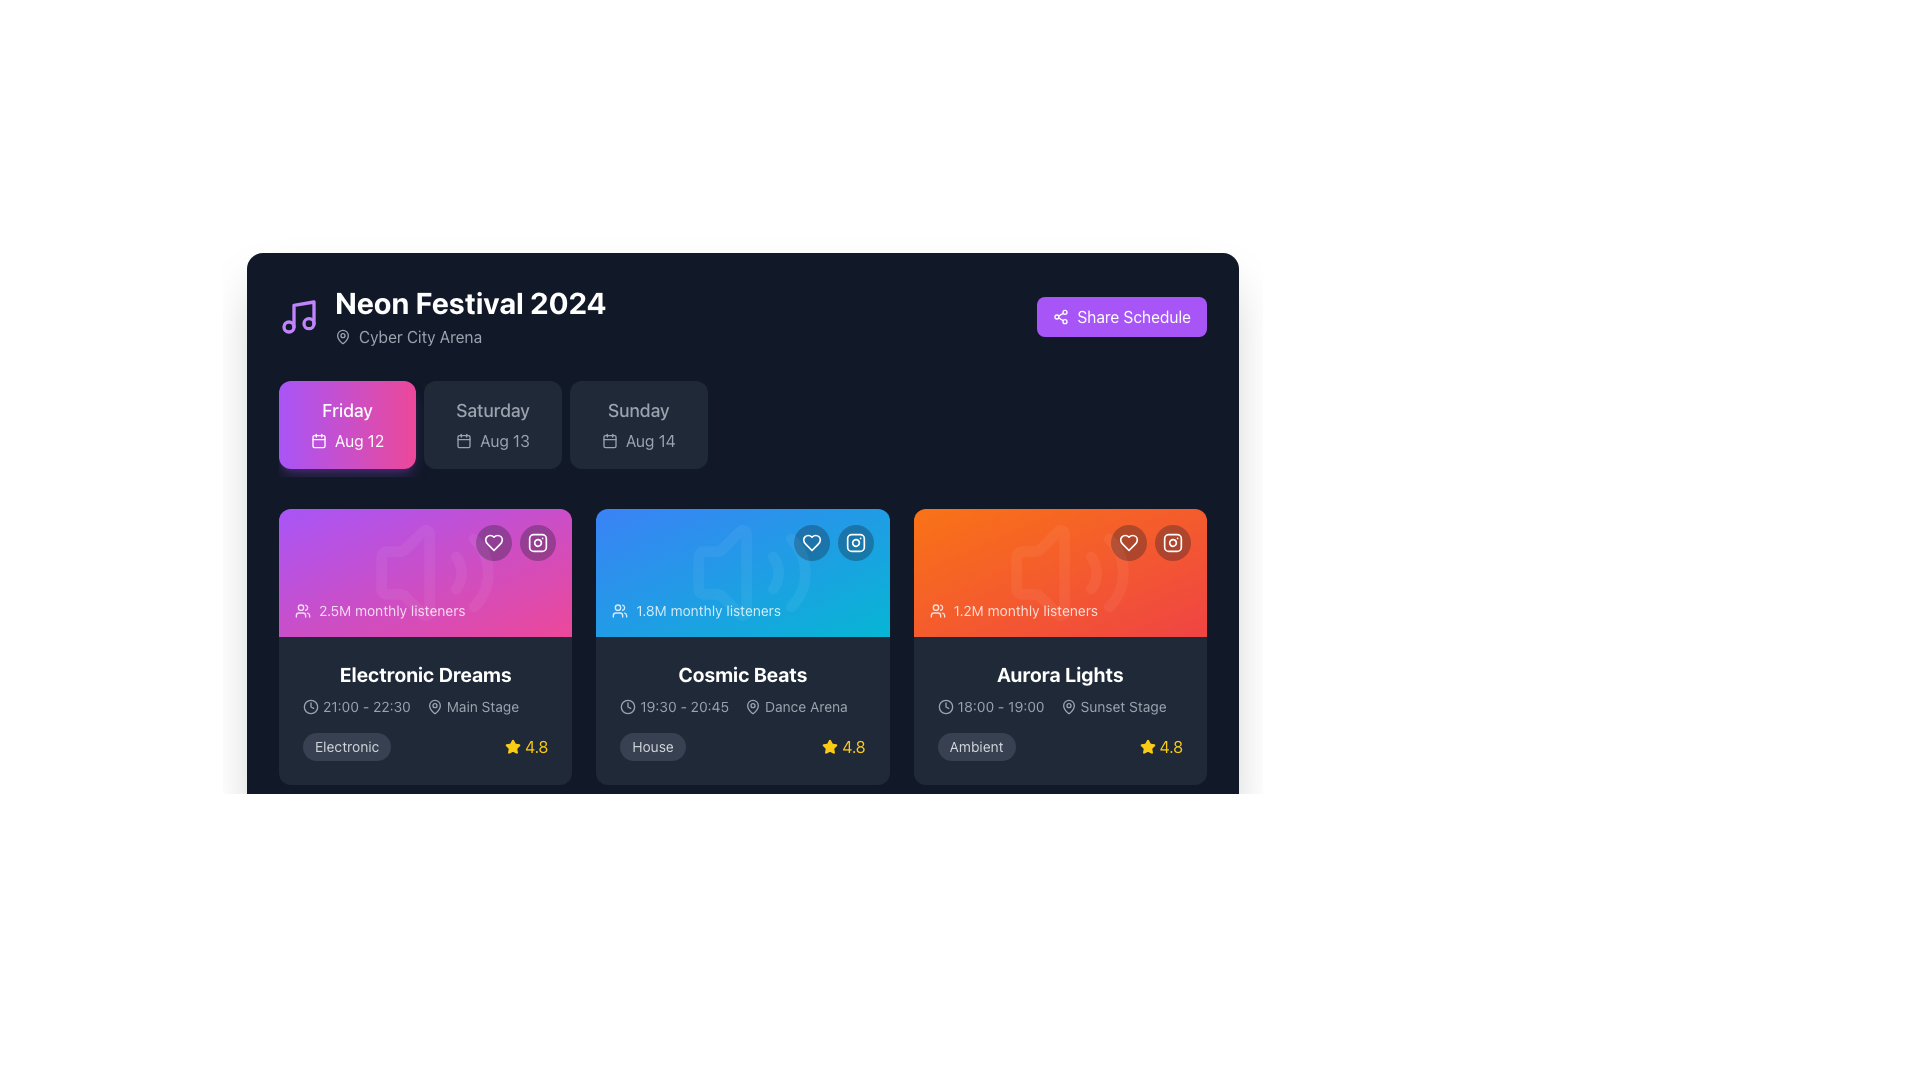 The image size is (1920, 1080). What do you see at coordinates (513, 747) in the screenshot?
I see `the star icon located at the bottom-right corner of the 'Electronic Dreams' card` at bounding box center [513, 747].